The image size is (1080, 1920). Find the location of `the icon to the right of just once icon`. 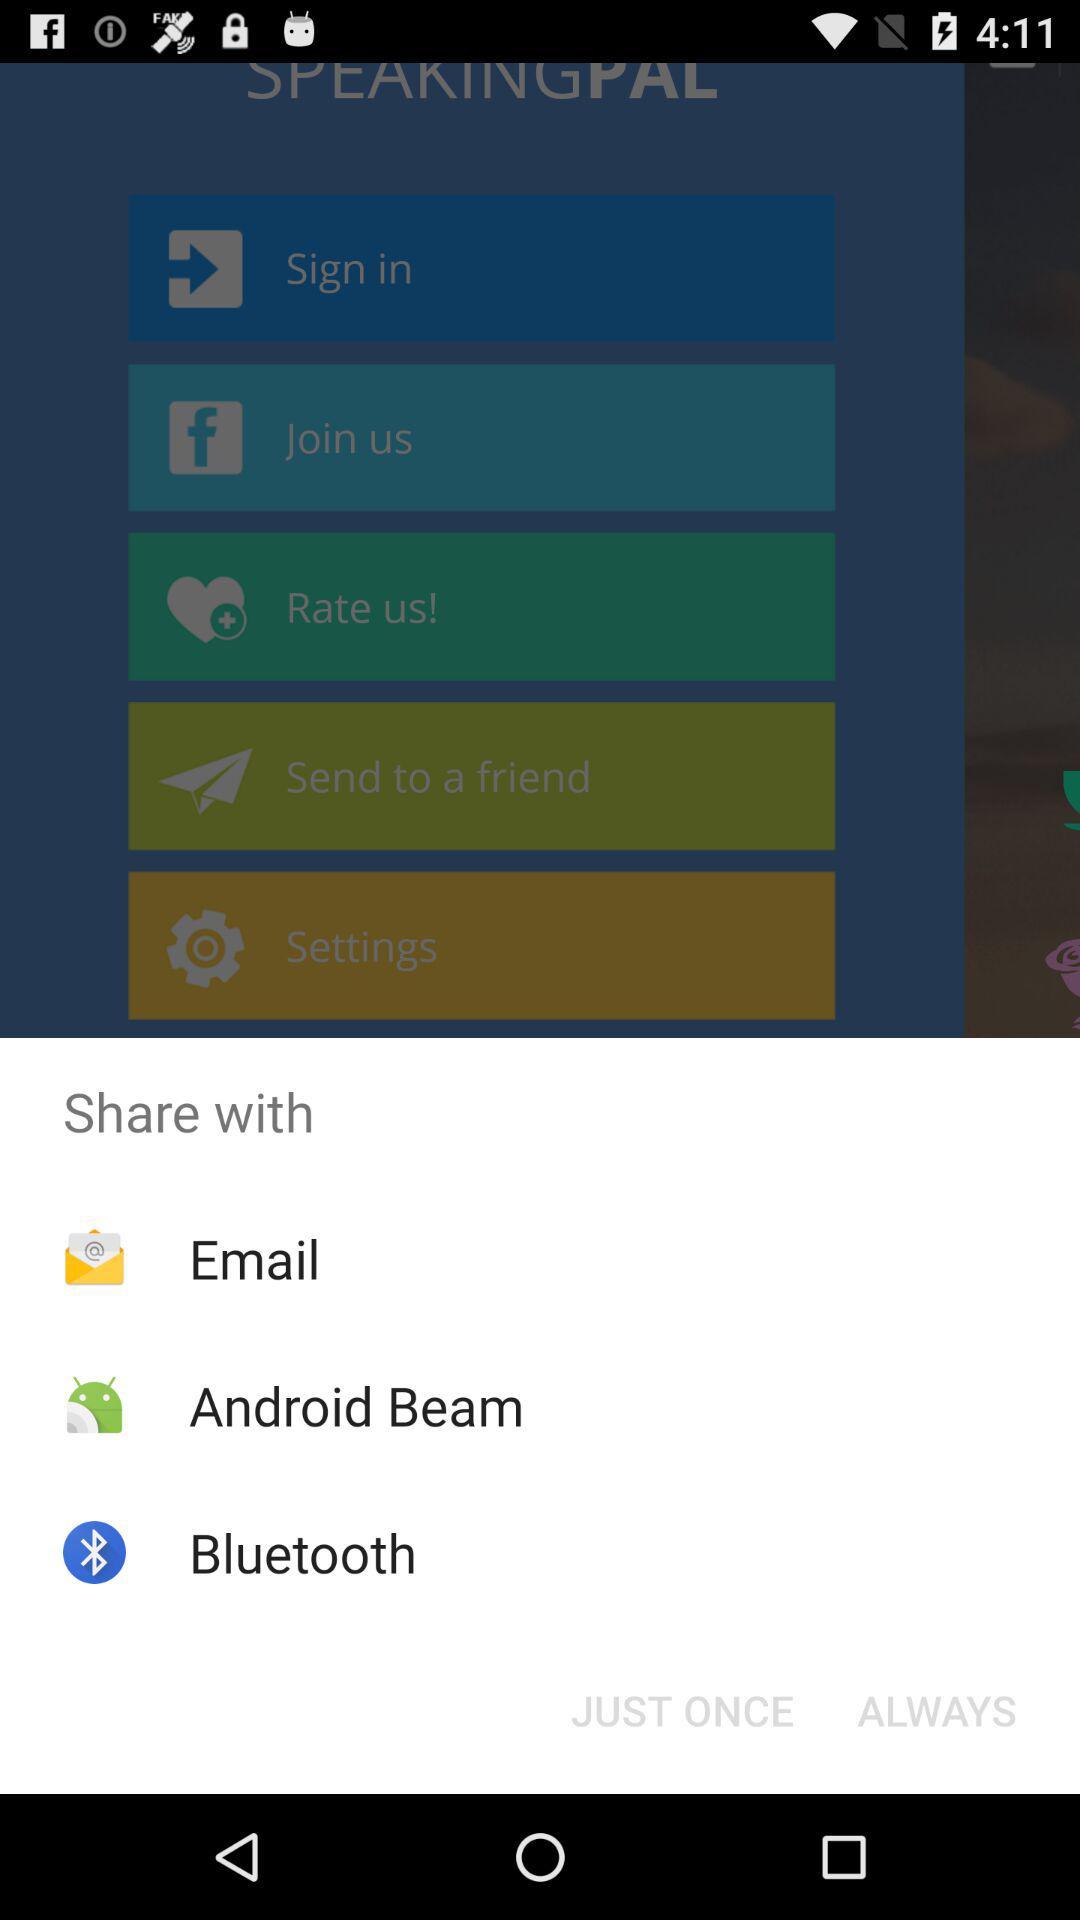

the icon to the right of just once icon is located at coordinates (937, 1708).